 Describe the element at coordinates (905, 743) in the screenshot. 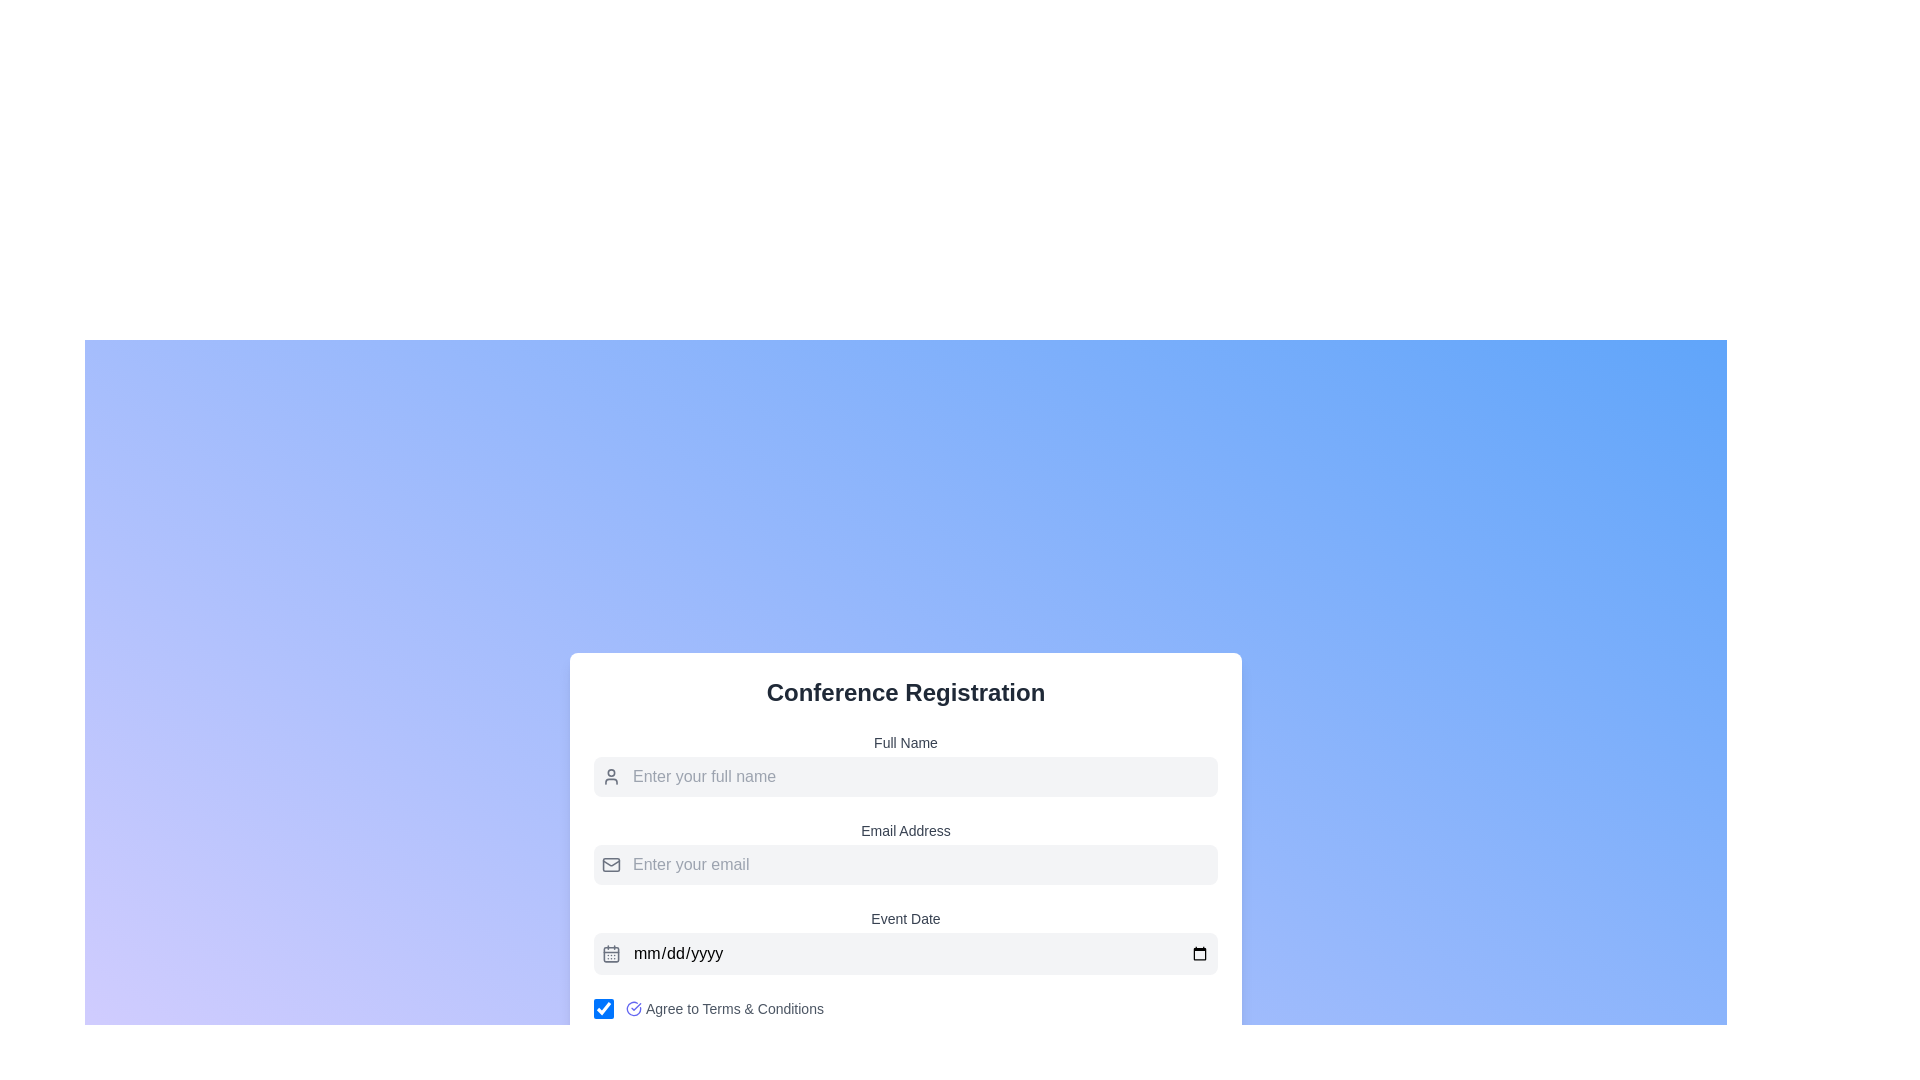

I see `the text label that instructs users to enter their full name, which is located above the associated input field` at that location.